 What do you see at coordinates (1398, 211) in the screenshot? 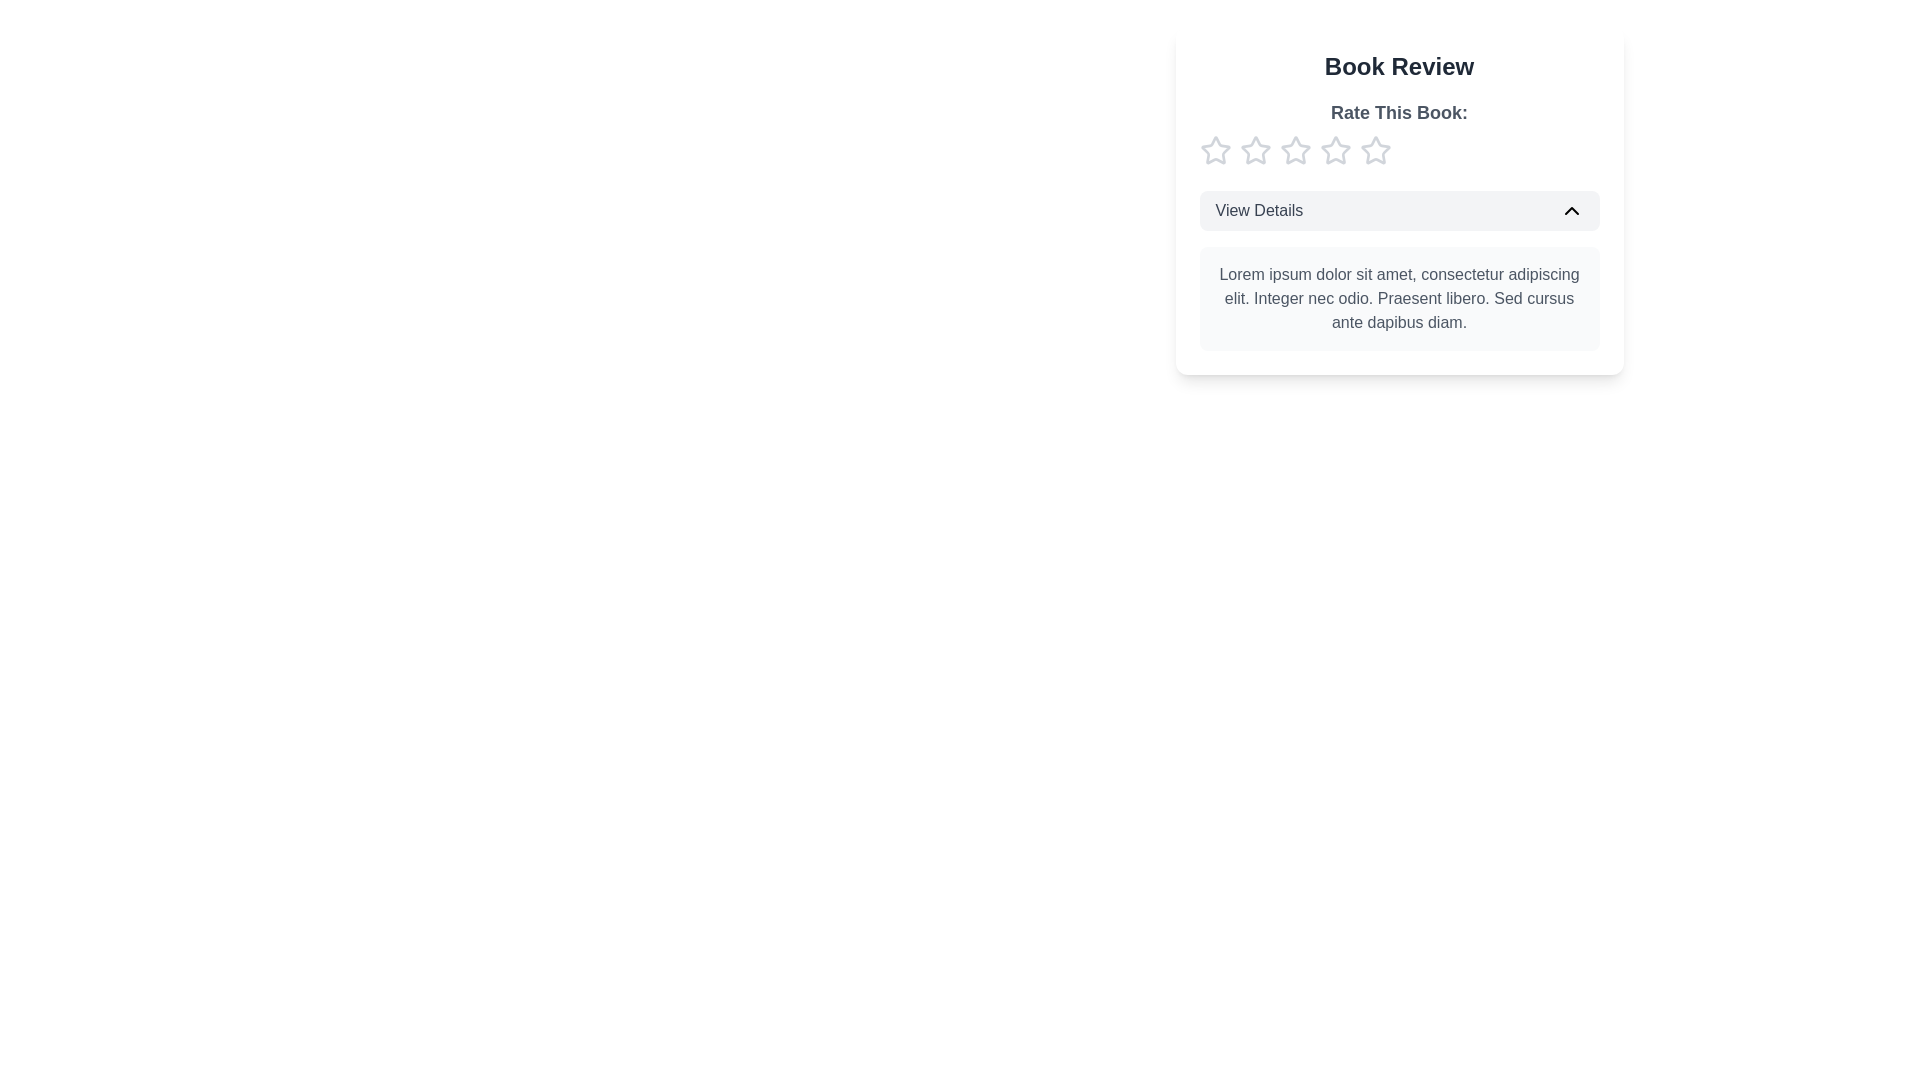
I see `the 'View Details' button` at bounding box center [1398, 211].